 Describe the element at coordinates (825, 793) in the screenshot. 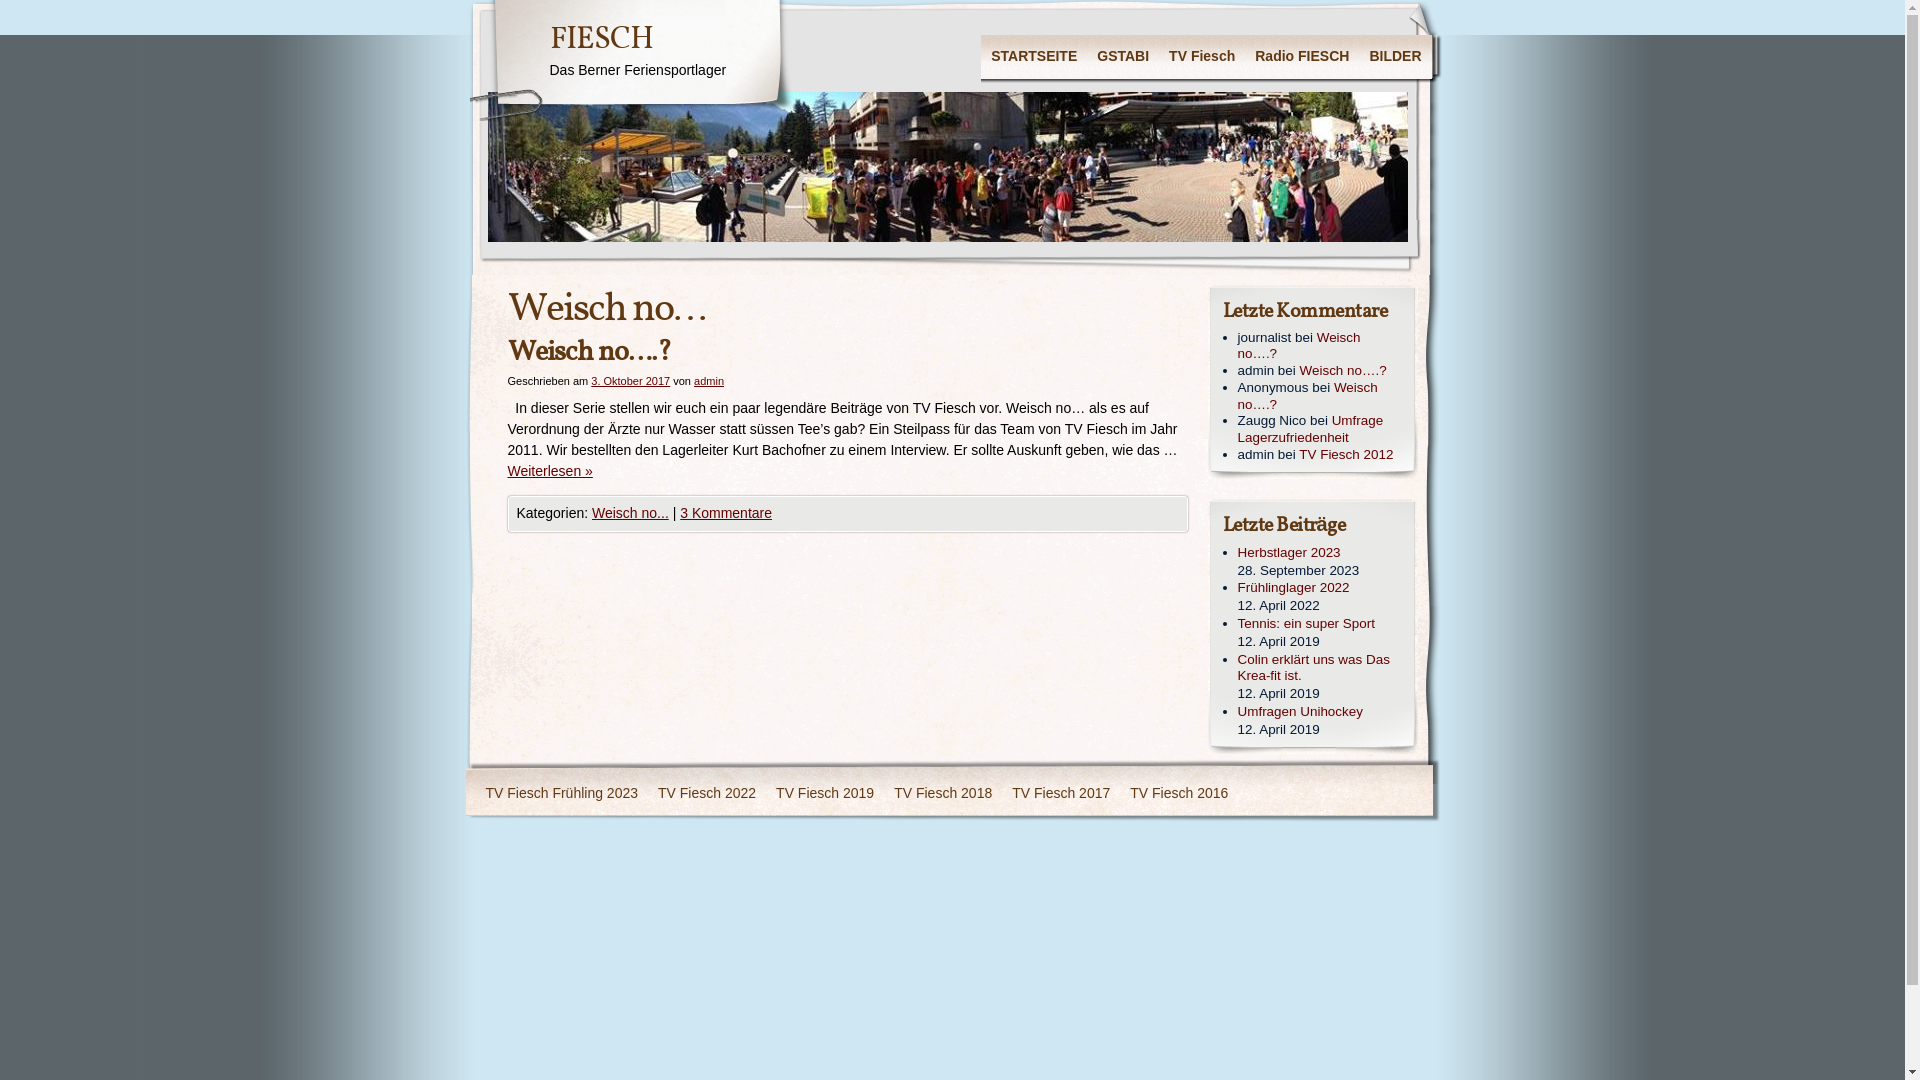

I see `'TV Fiesch 2019'` at that location.